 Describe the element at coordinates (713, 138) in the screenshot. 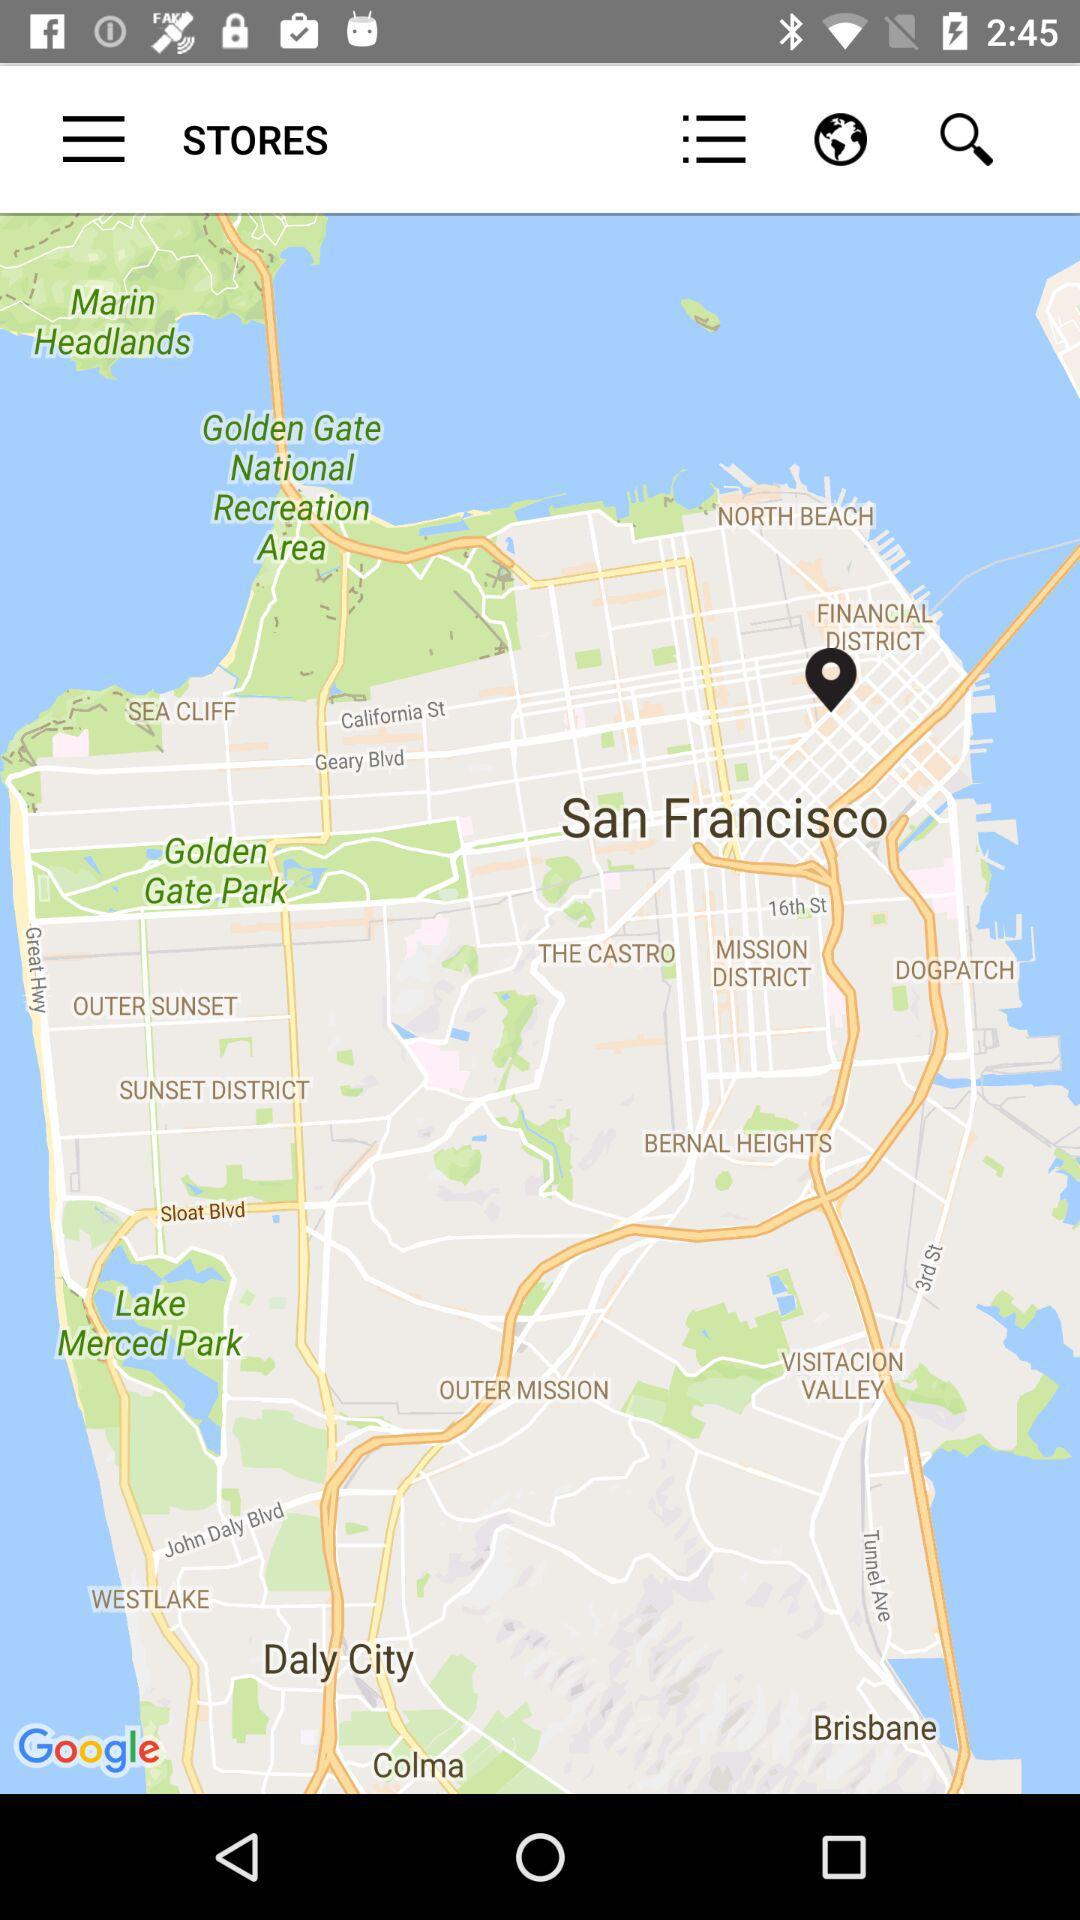

I see `the icon next to the stores icon` at that location.